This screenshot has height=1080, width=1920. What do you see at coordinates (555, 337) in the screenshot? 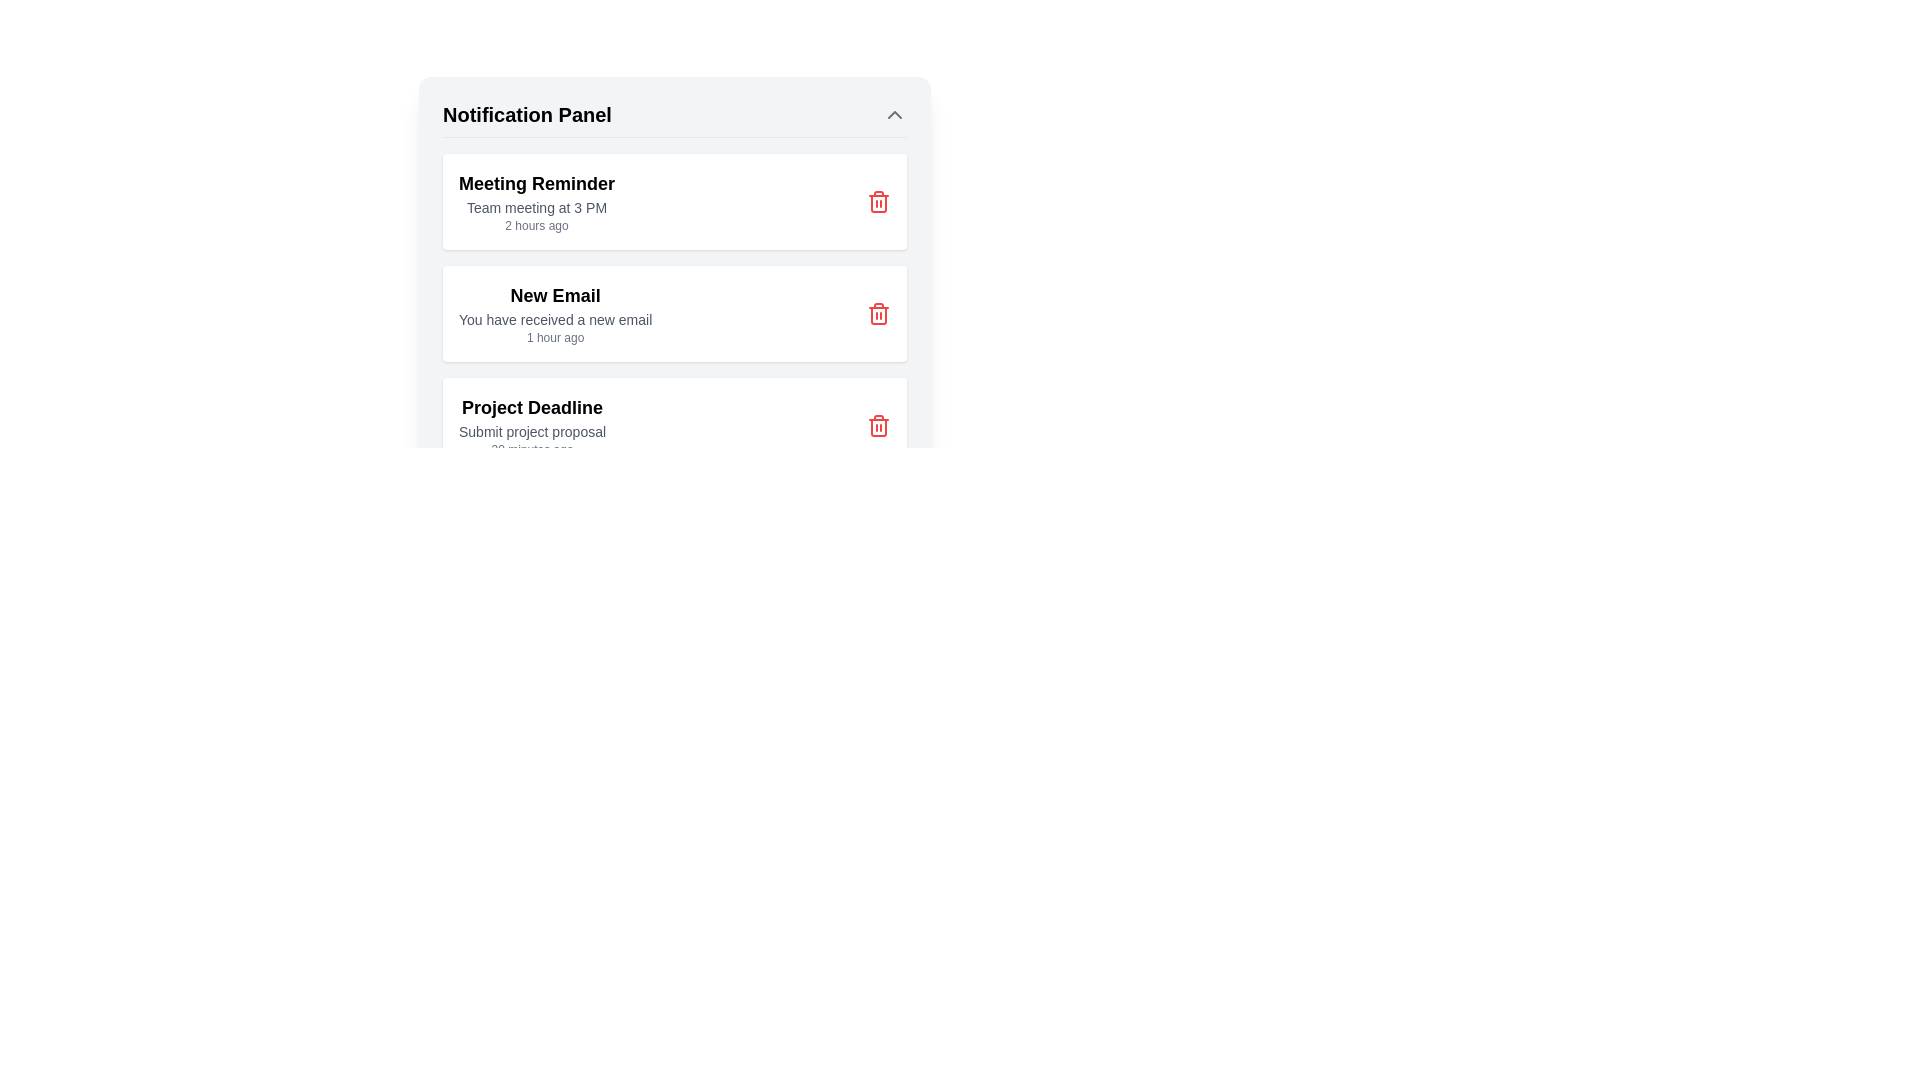
I see `the timestamp text label located within the 'New Email' notification card, positioned below the main description text 'You have received a new email' as the third line` at bounding box center [555, 337].